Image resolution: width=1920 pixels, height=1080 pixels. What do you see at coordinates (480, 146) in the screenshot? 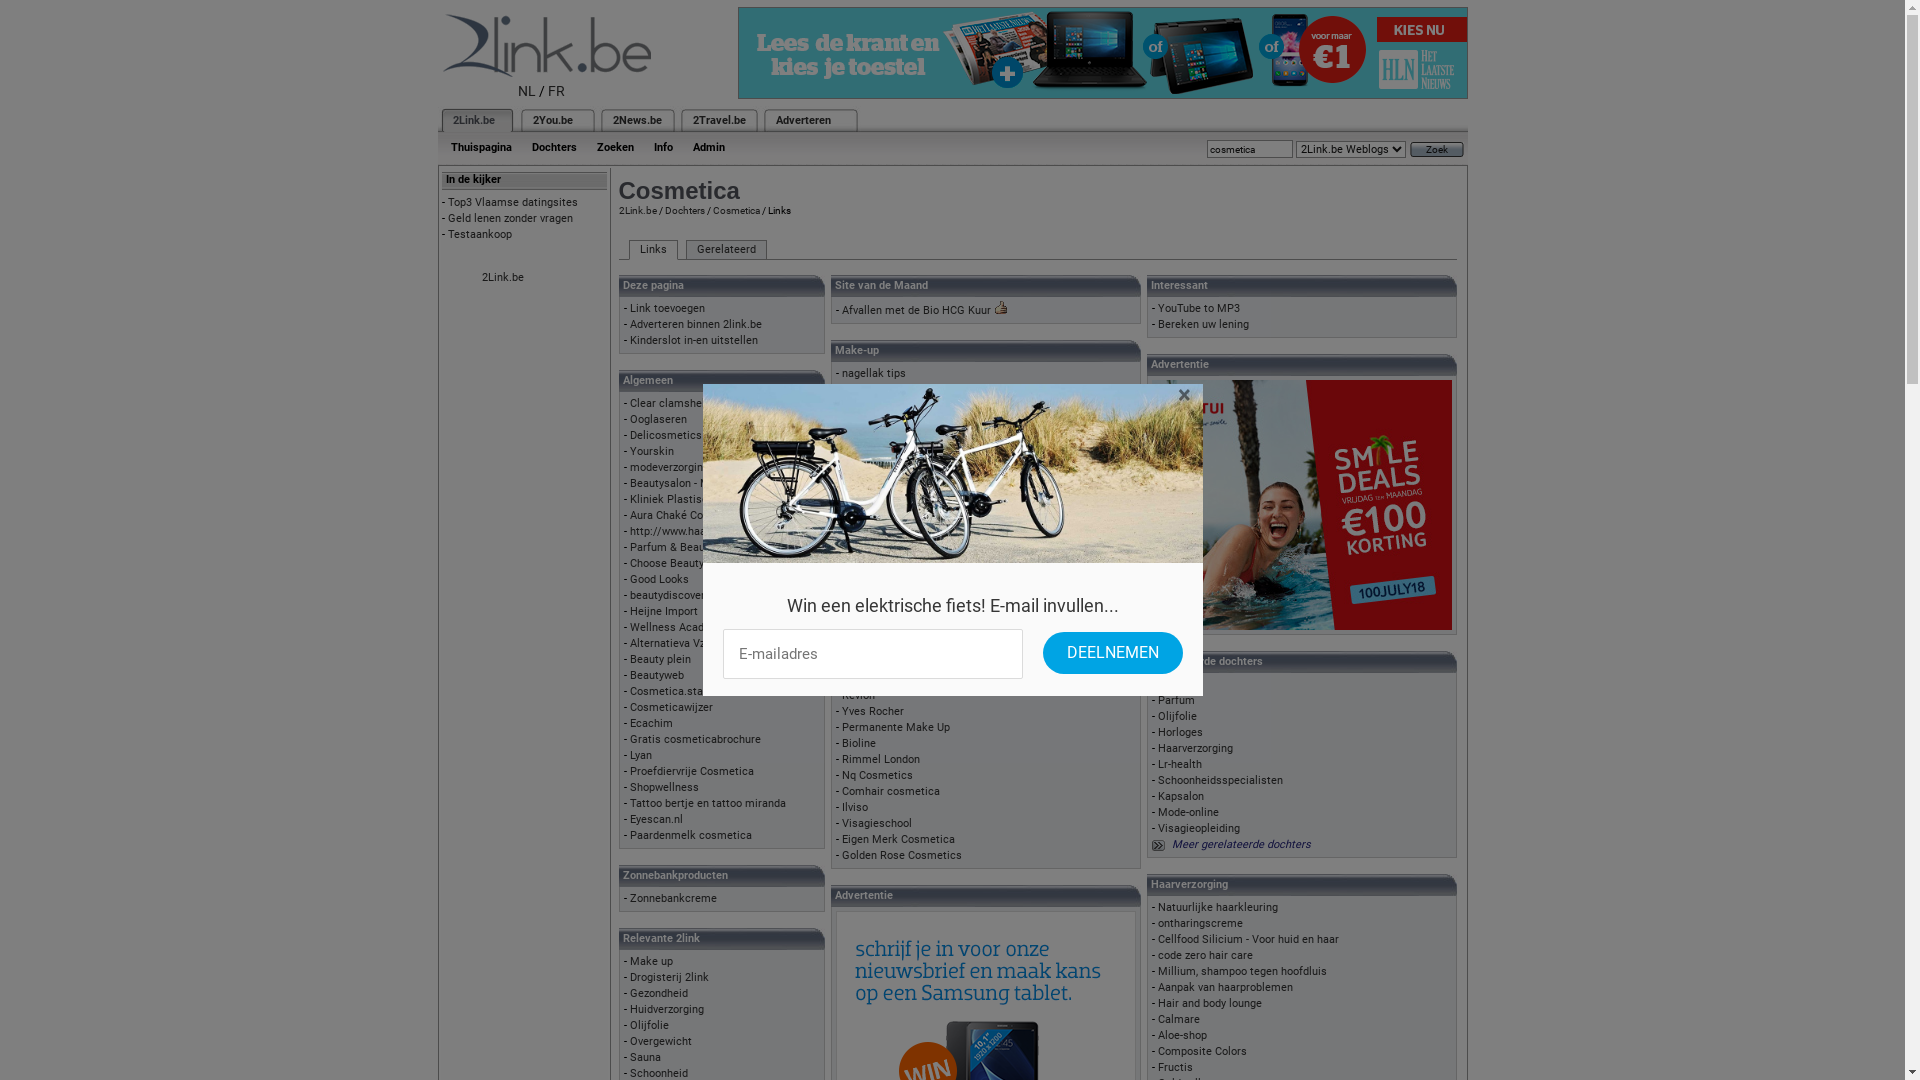
I see `'Thuispagina'` at bounding box center [480, 146].